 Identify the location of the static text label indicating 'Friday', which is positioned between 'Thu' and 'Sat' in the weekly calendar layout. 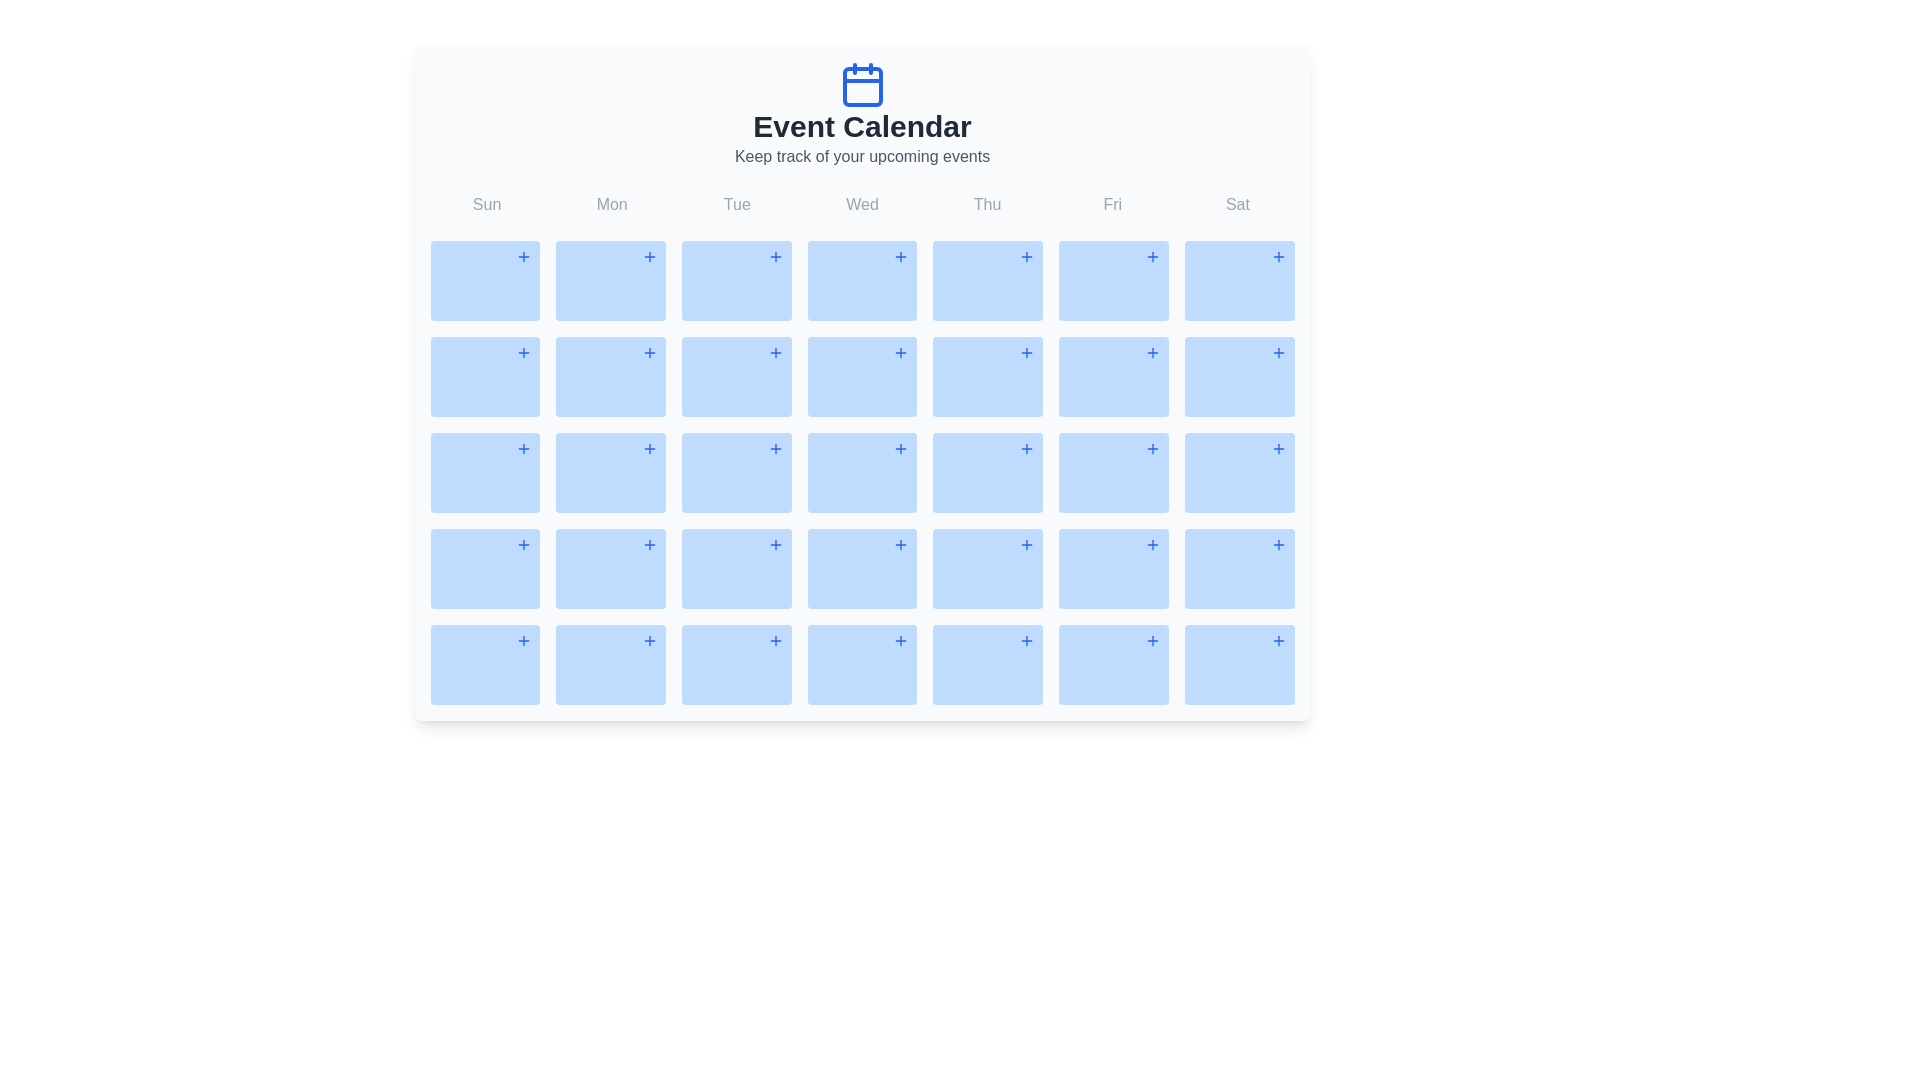
(1111, 204).